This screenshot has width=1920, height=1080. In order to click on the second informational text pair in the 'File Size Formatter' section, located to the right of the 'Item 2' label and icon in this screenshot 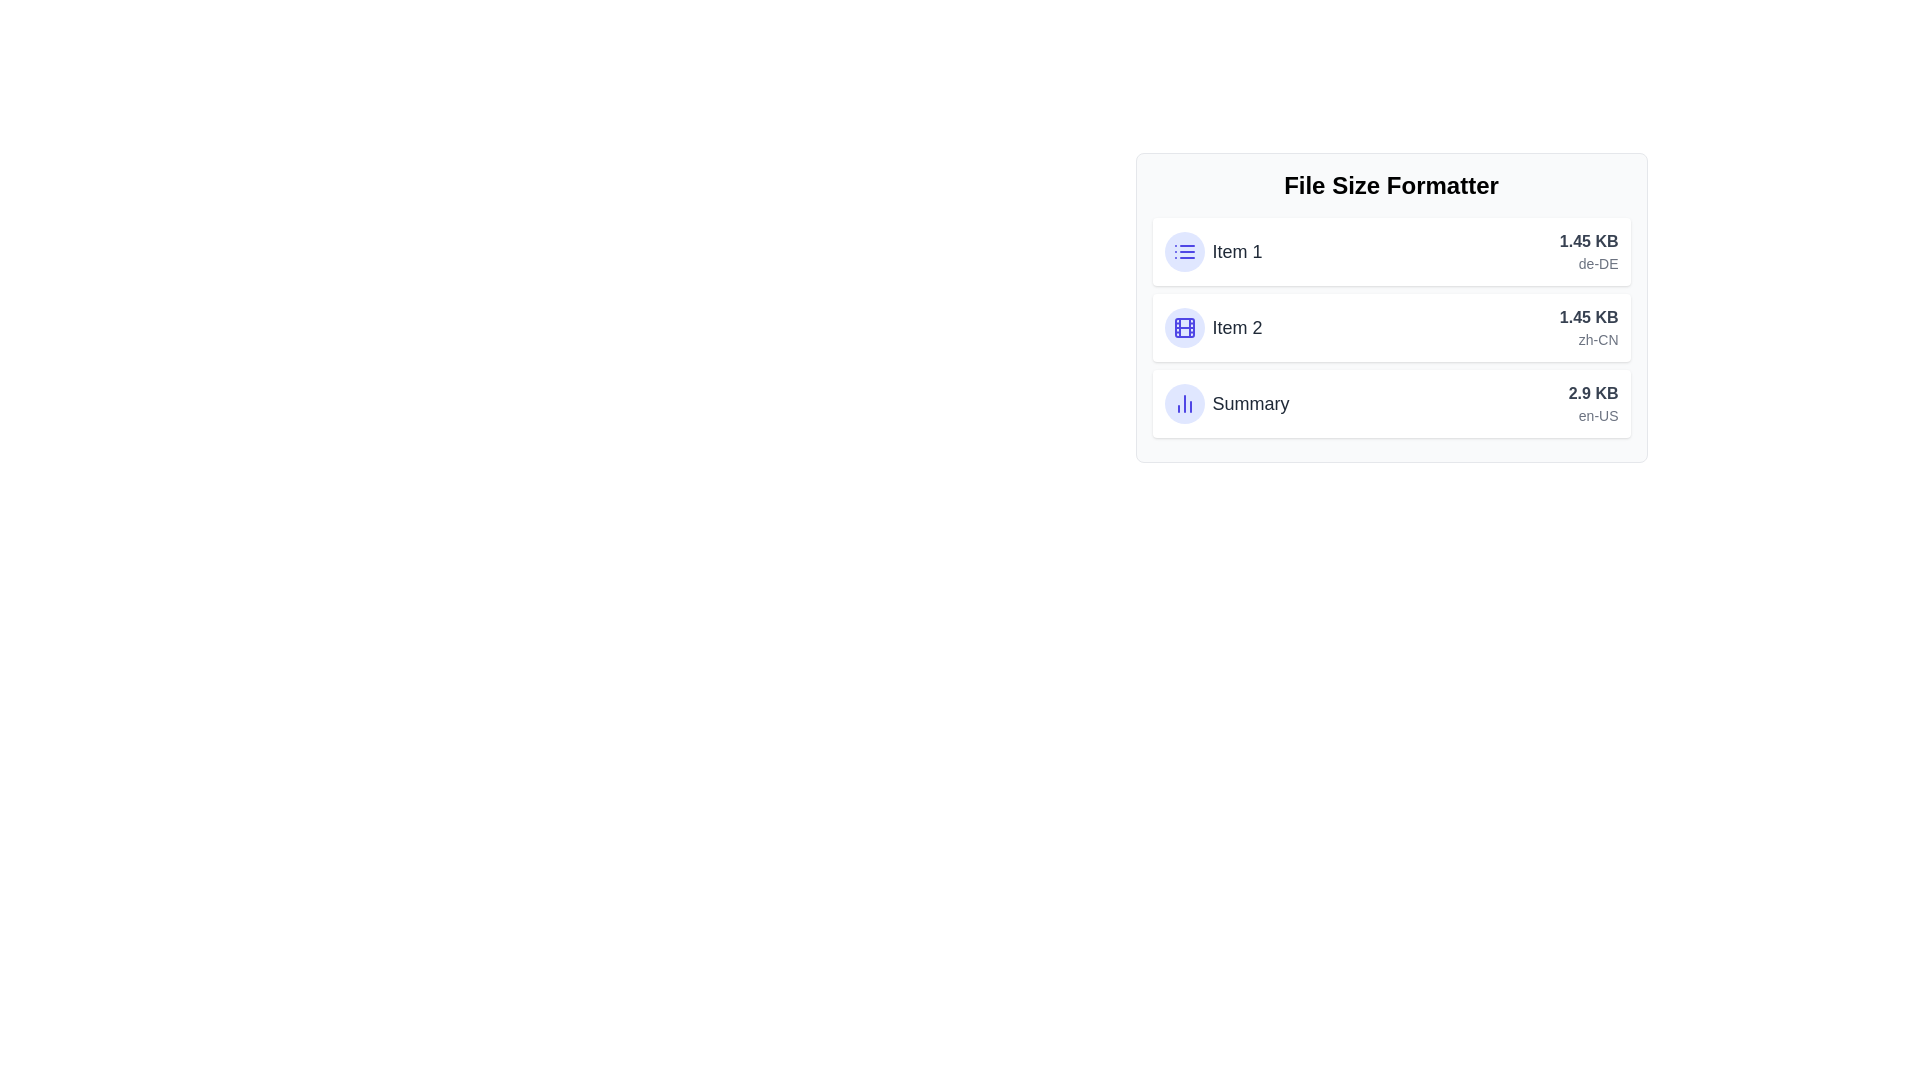, I will do `click(1588, 326)`.